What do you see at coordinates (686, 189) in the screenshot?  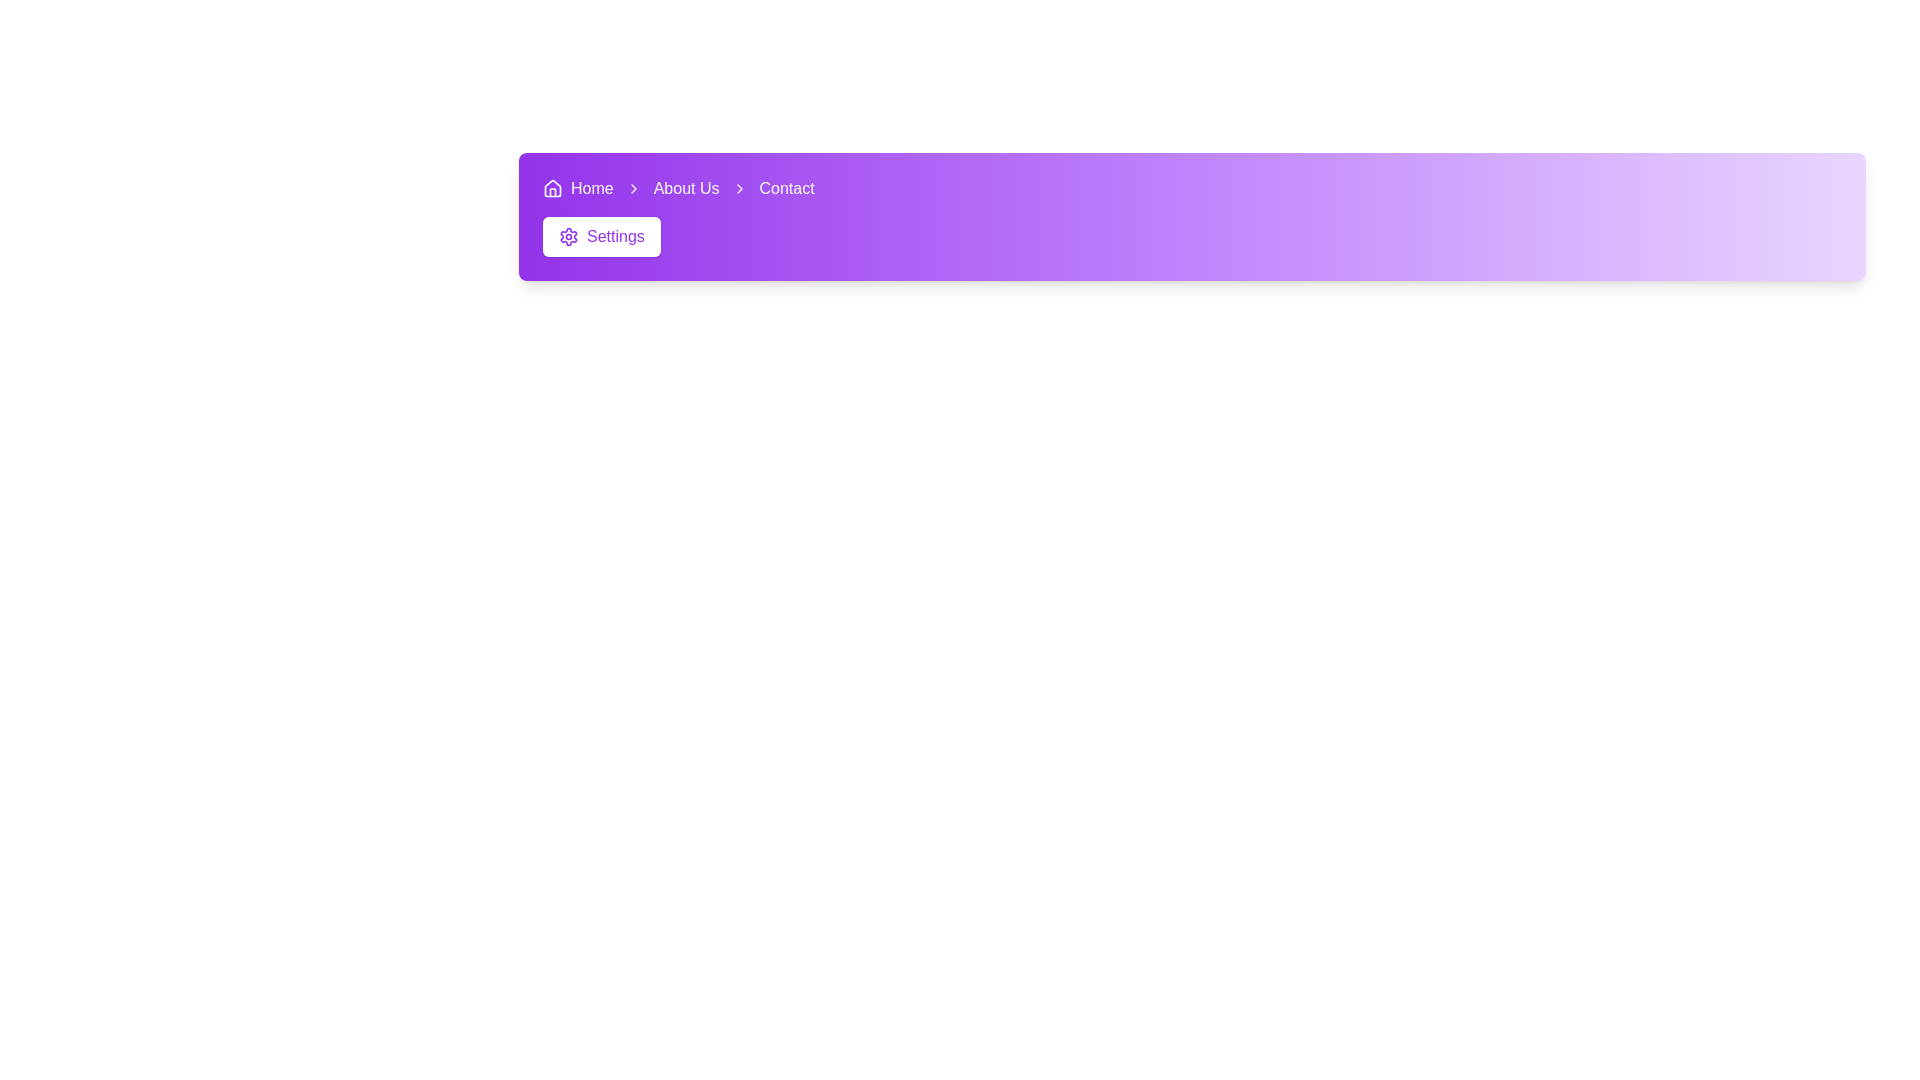 I see `the 'About Us' text link in the navigation bar` at bounding box center [686, 189].